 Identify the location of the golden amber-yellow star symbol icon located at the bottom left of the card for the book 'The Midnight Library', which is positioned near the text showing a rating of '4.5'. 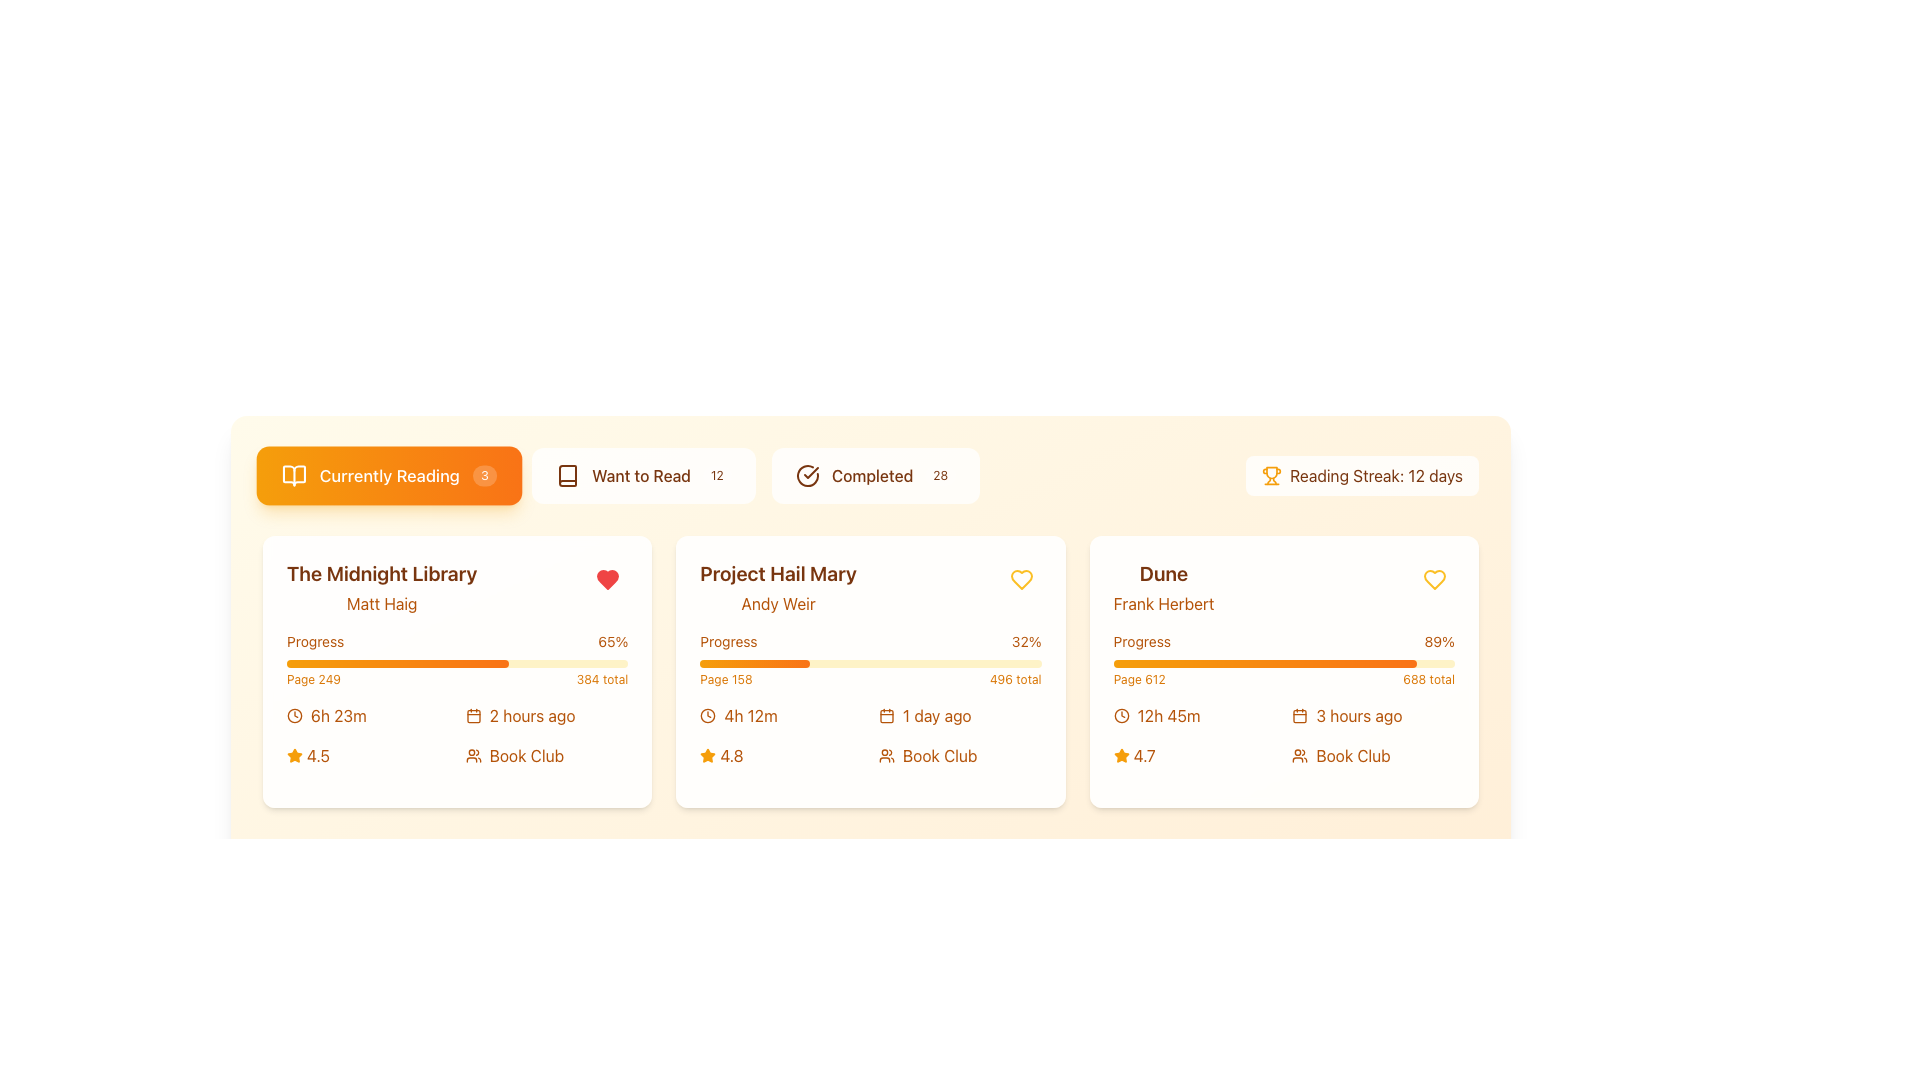
(293, 756).